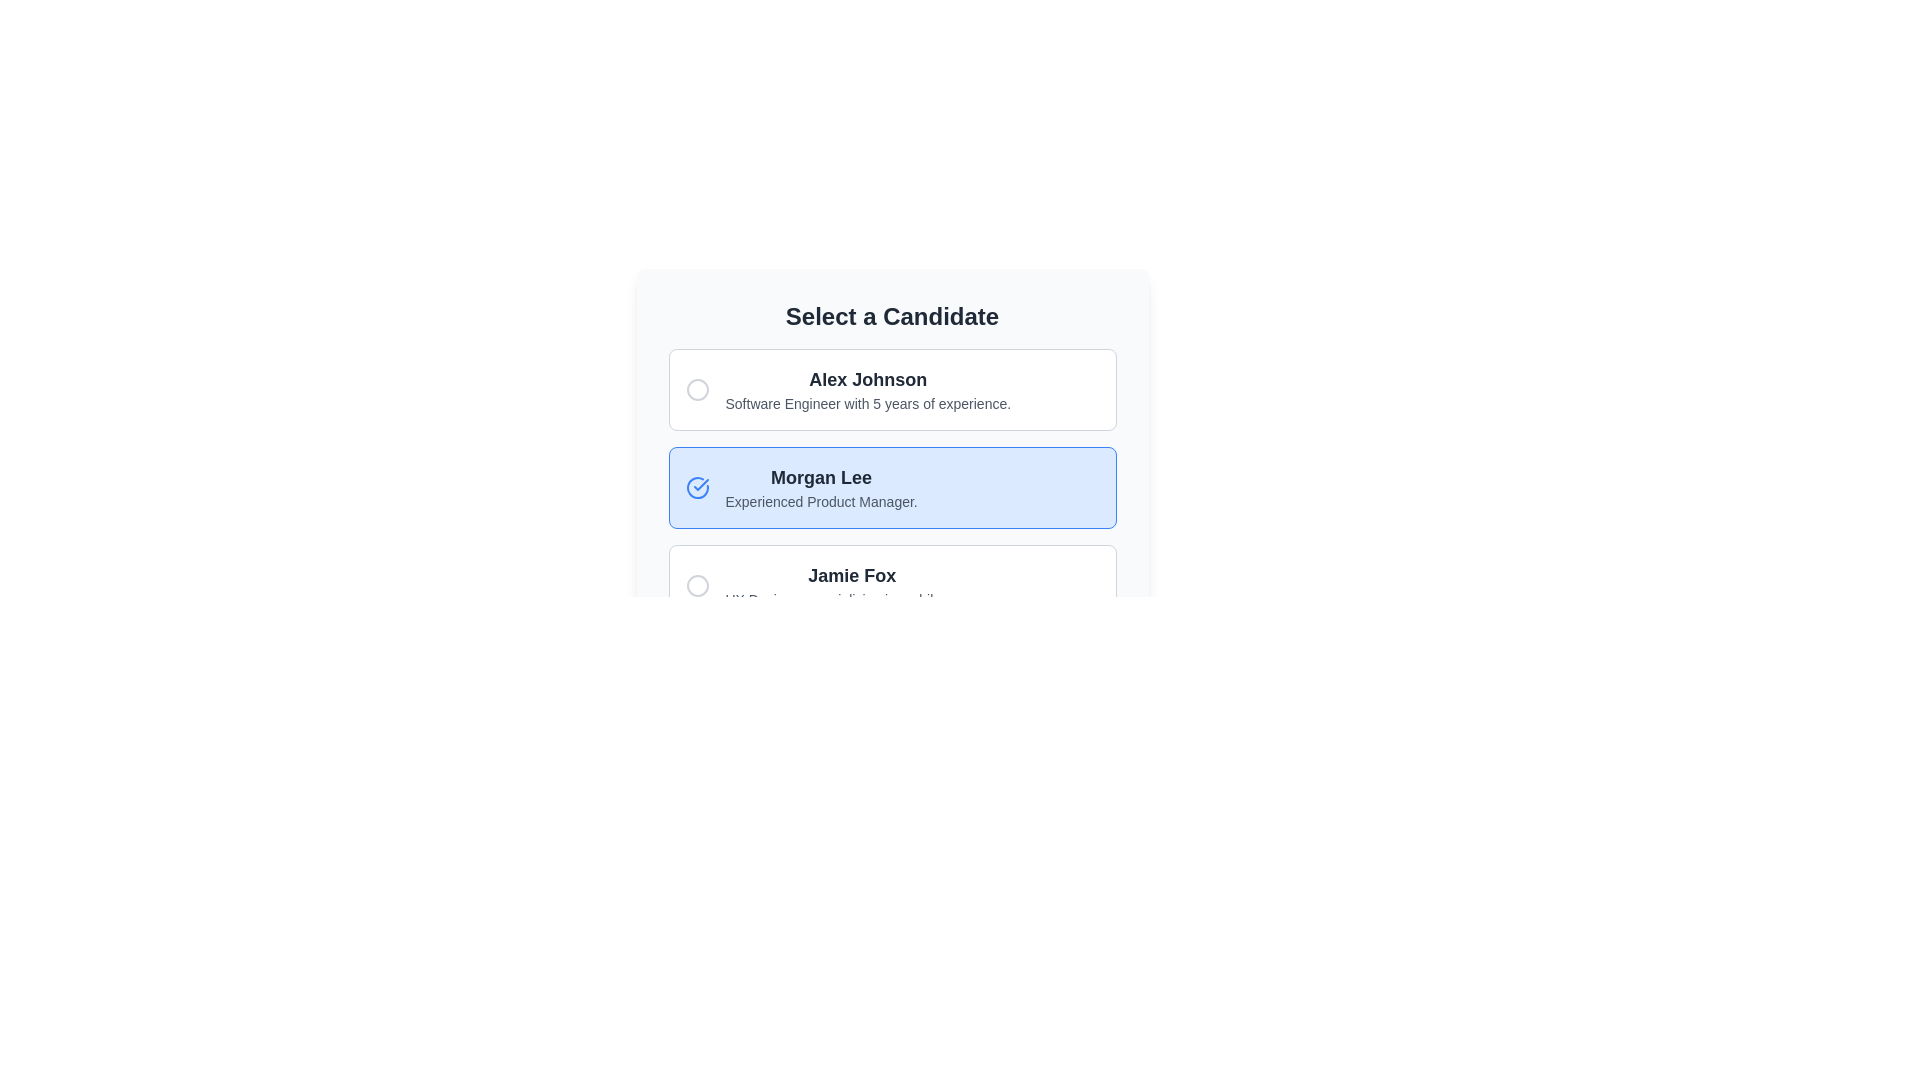 This screenshot has height=1080, width=1920. Describe the element at coordinates (891, 488) in the screenshot. I see `the selectable item in the list labeled 'Morgan Lee'` at that location.